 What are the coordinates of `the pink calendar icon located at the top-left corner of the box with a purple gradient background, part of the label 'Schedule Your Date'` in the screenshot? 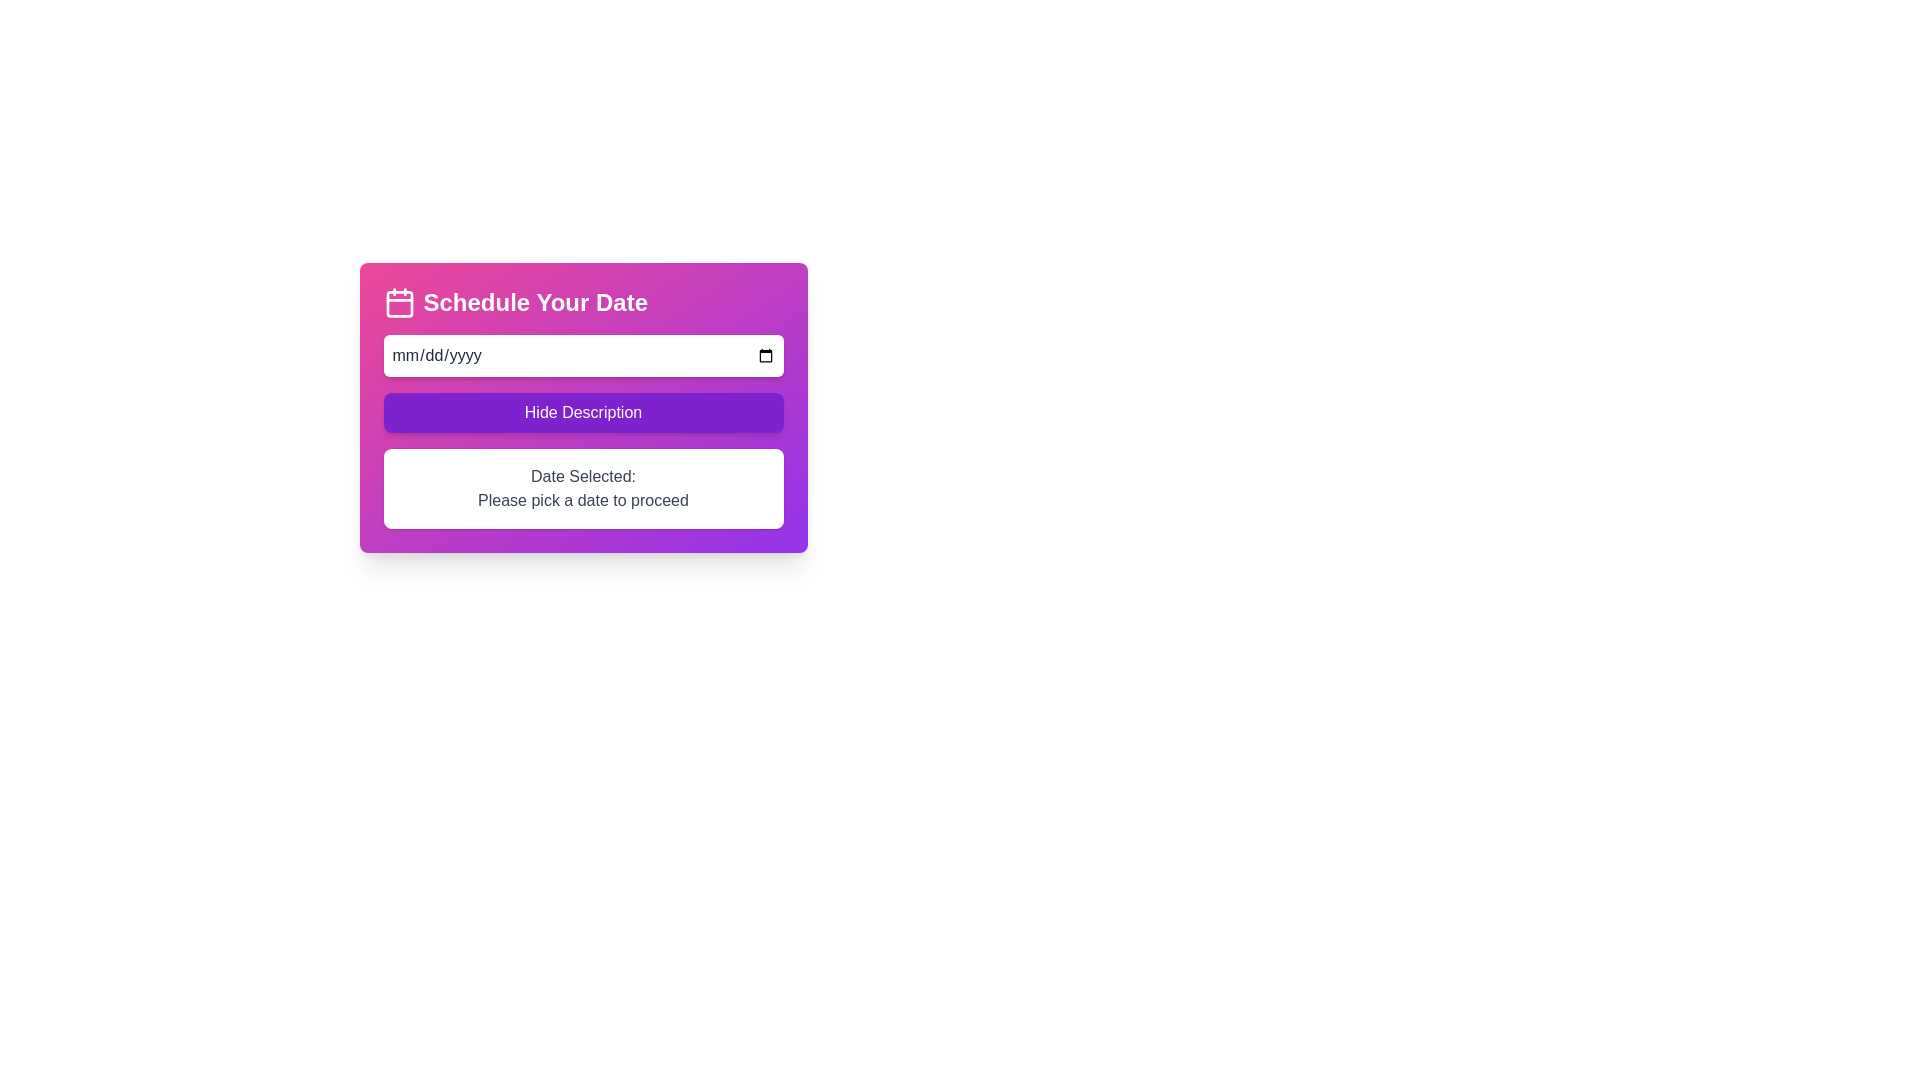 It's located at (399, 303).